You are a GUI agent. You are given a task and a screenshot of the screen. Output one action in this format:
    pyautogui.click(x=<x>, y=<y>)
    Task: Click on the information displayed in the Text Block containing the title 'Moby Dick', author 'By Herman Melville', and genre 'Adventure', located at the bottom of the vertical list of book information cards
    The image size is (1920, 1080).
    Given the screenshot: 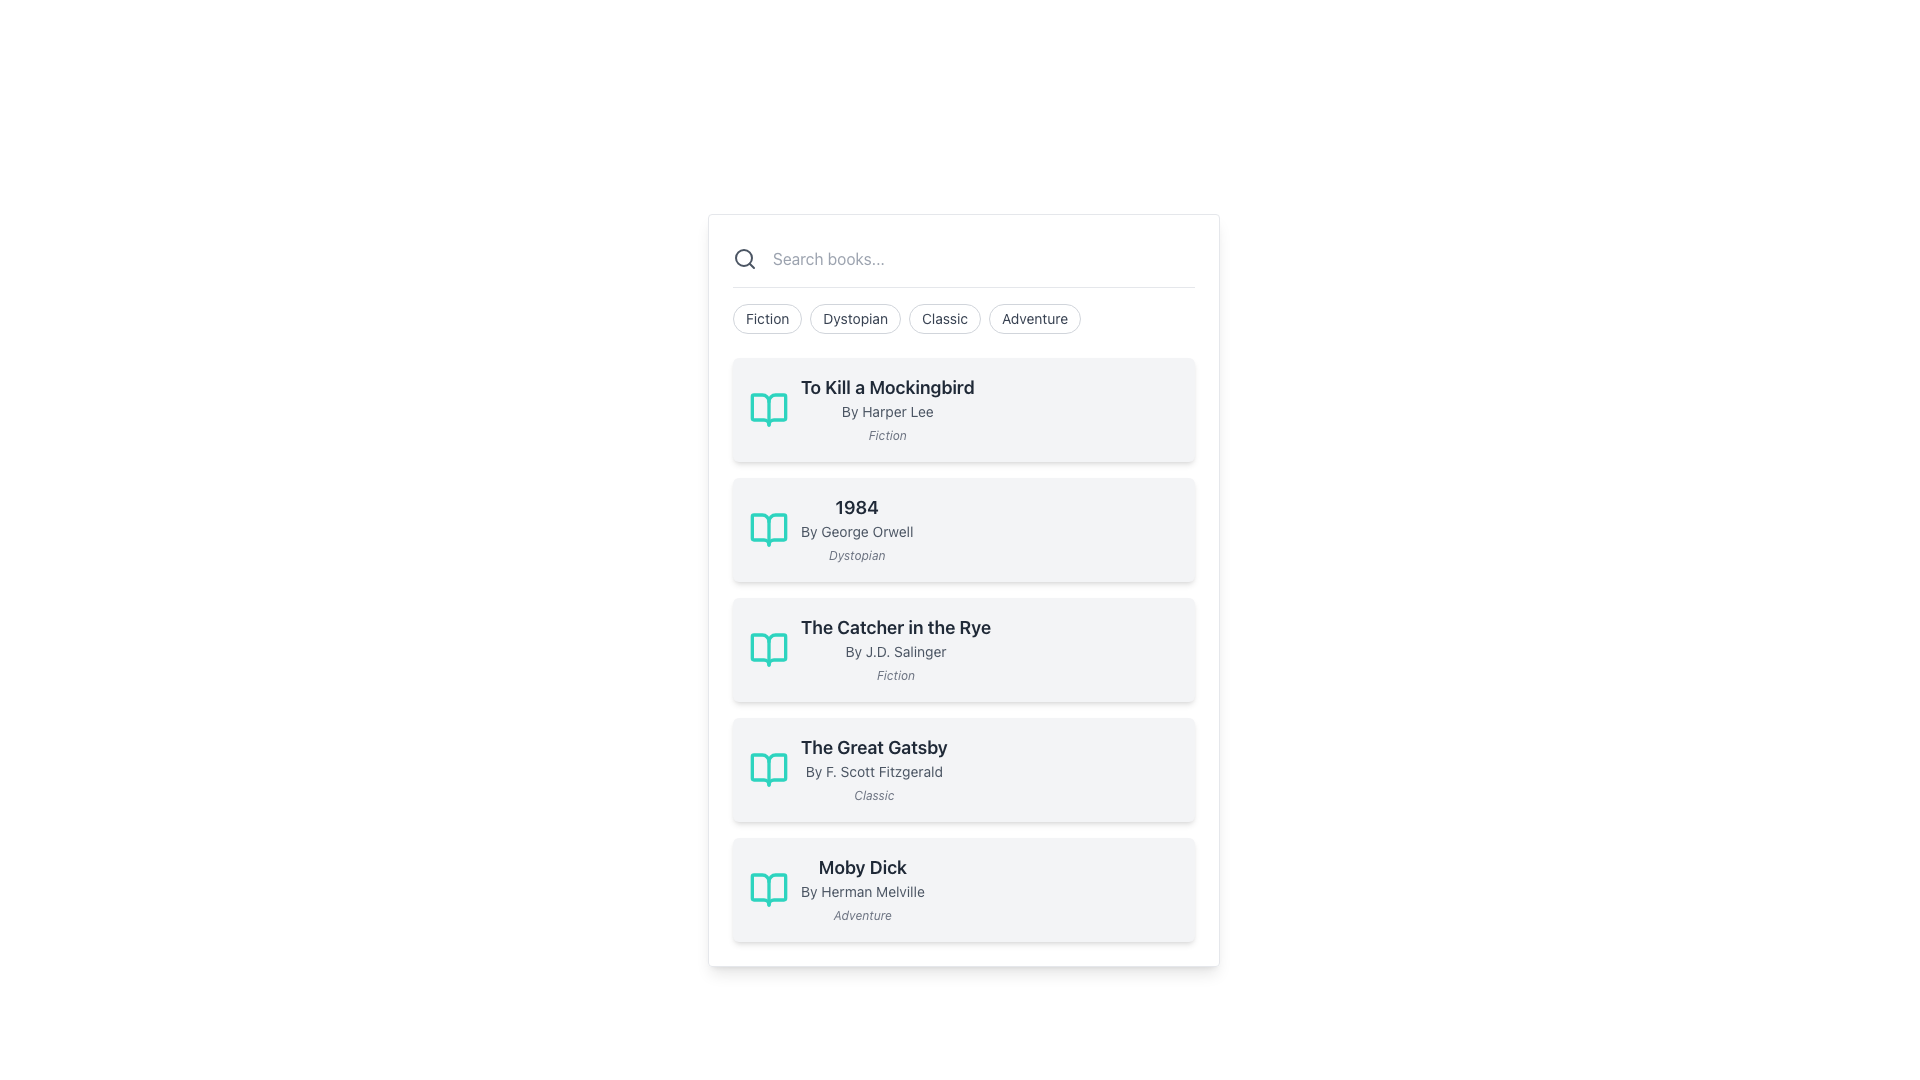 What is the action you would take?
    pyautogui.click(x=862, y=889)
    